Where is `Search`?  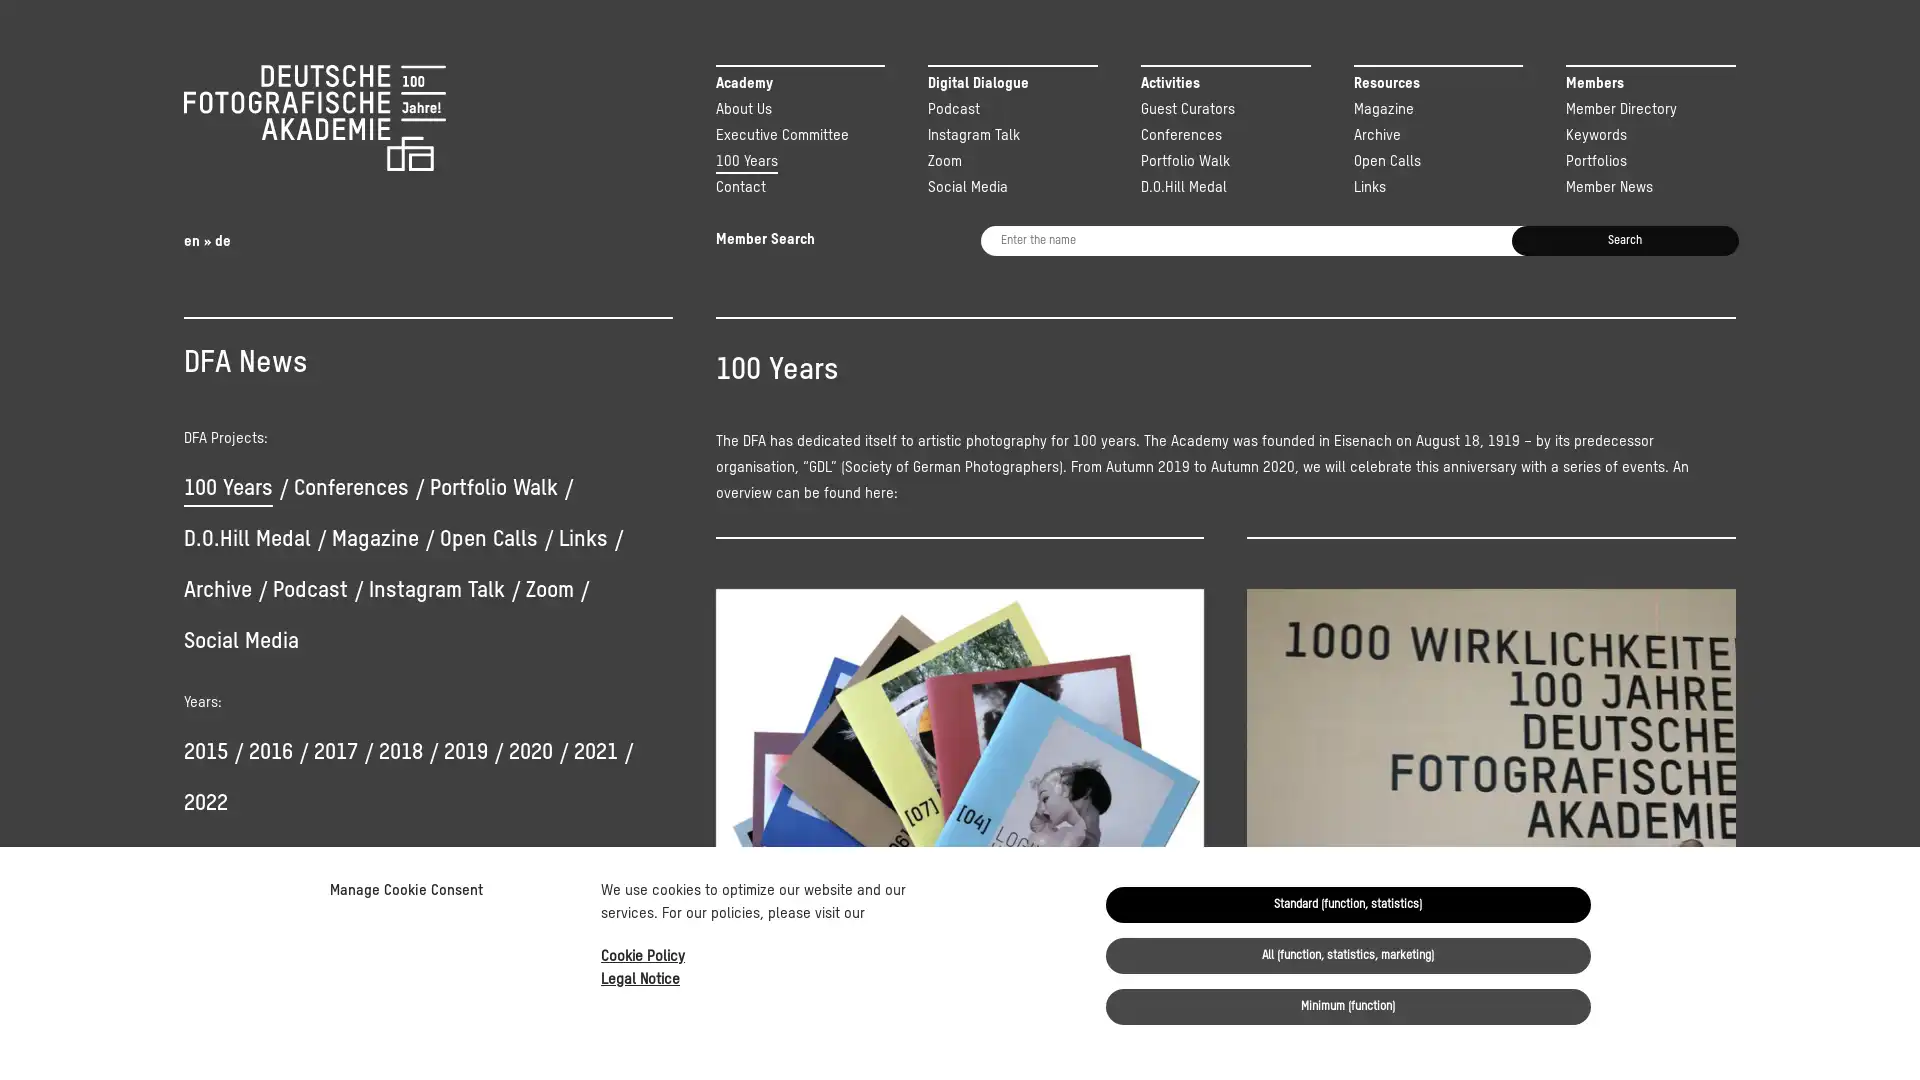
Search is located at coordinates (1624, 239).